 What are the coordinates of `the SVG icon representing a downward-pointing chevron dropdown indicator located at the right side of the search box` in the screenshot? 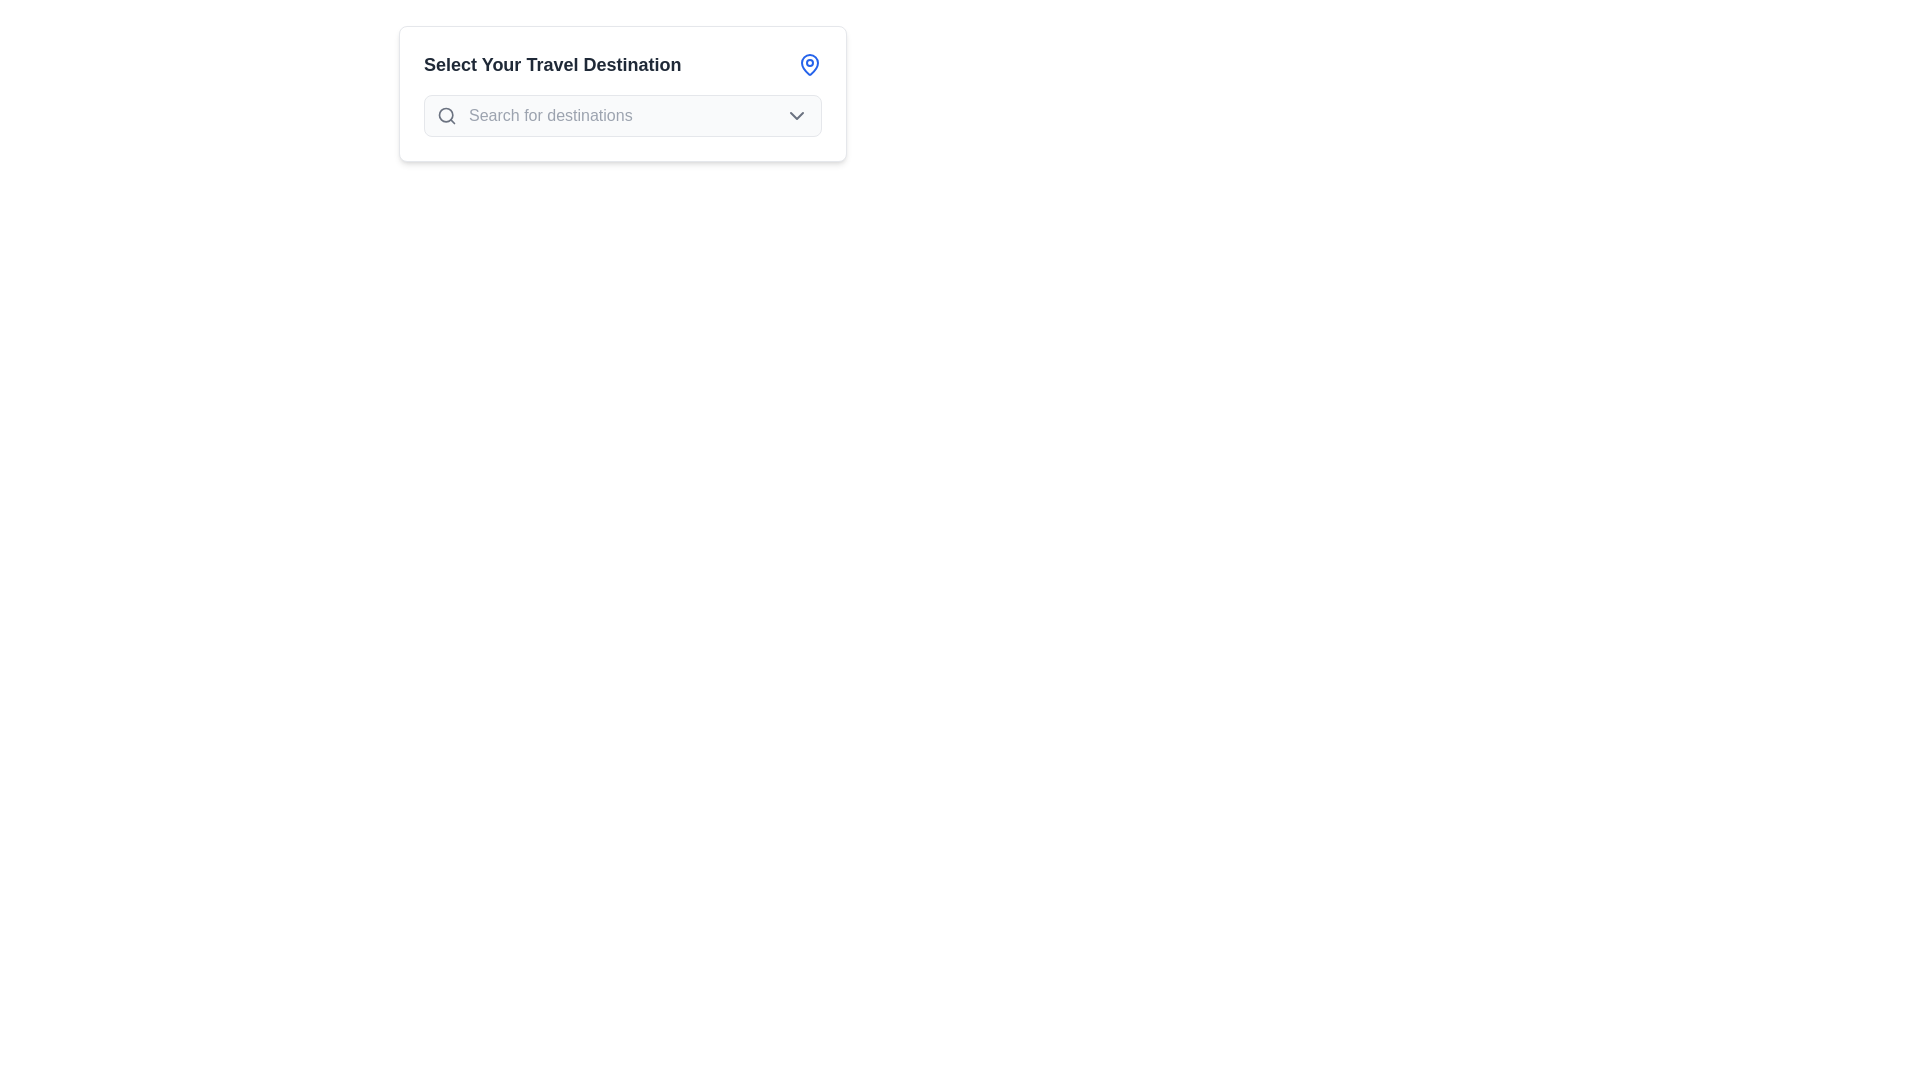 It's located at (795, 115).